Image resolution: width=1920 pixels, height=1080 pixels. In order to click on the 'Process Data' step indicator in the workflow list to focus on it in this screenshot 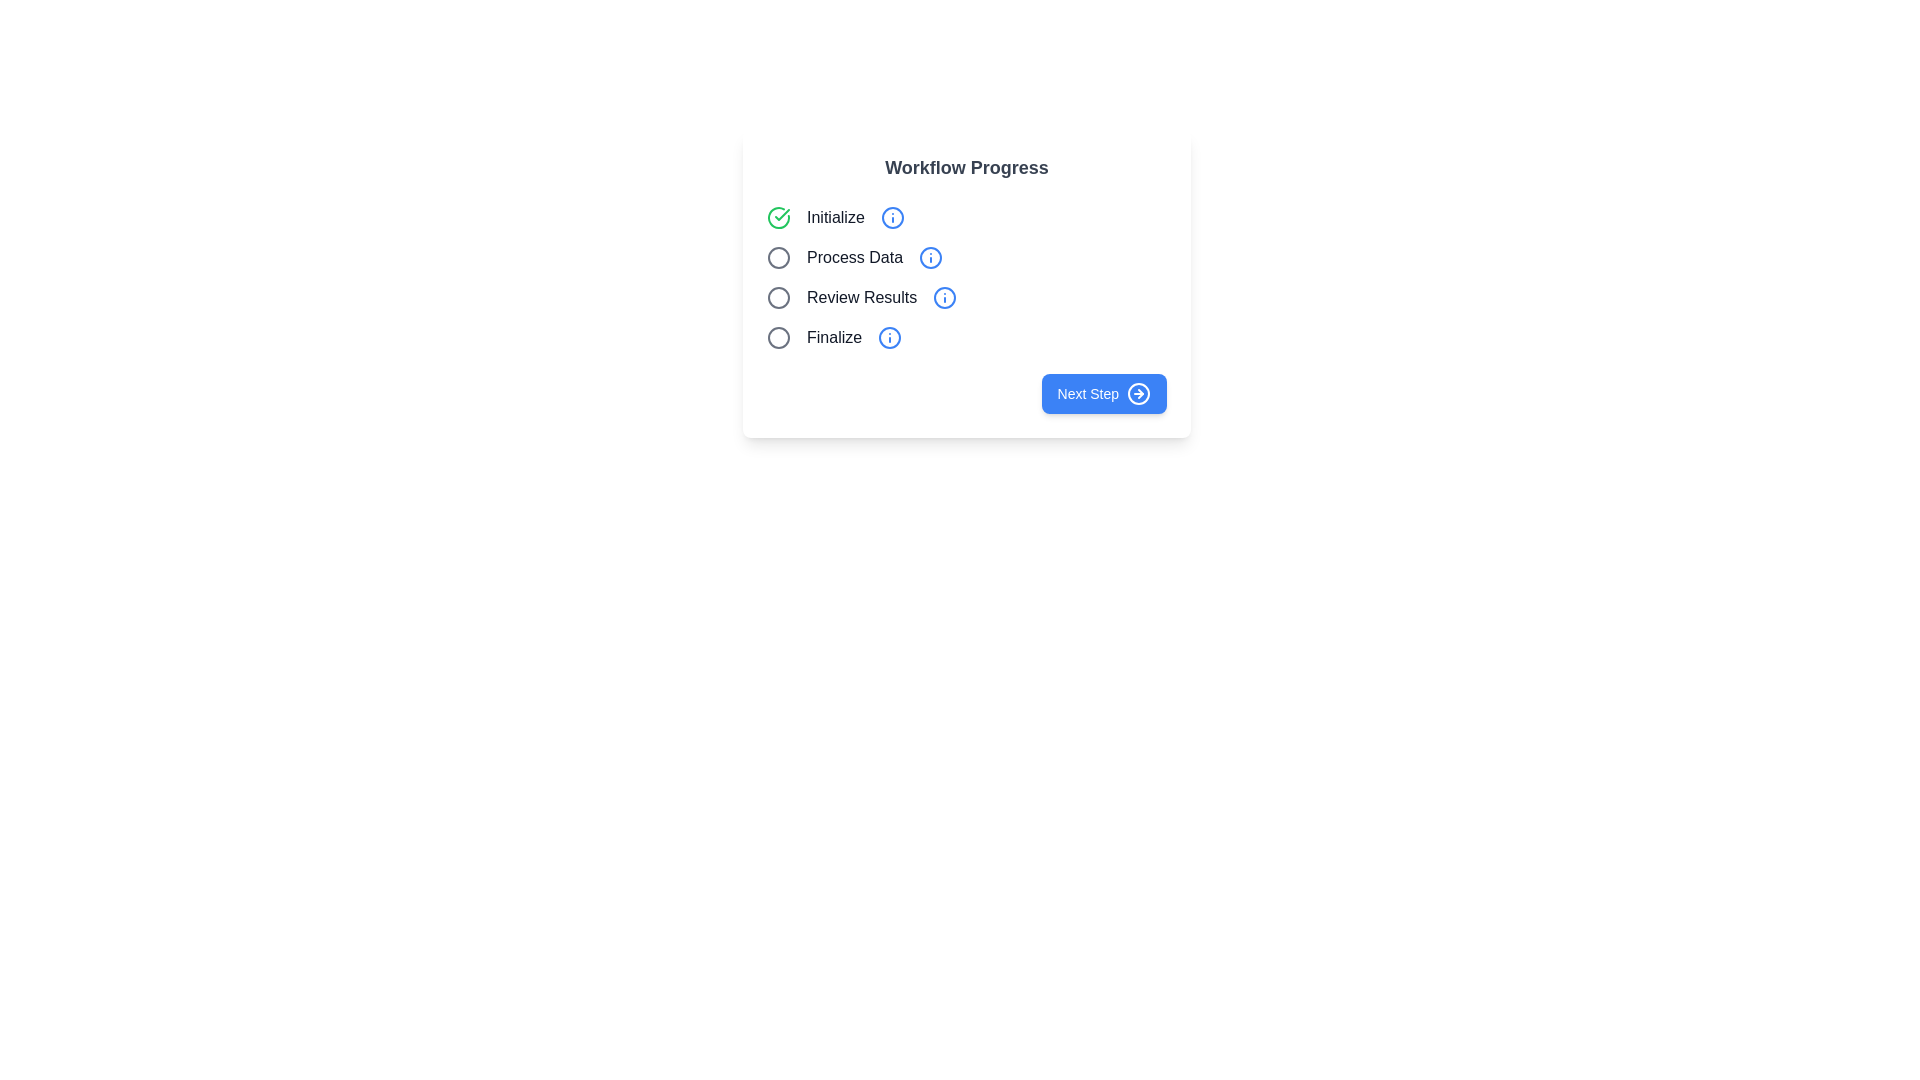, I will do `click(966, 257)`.